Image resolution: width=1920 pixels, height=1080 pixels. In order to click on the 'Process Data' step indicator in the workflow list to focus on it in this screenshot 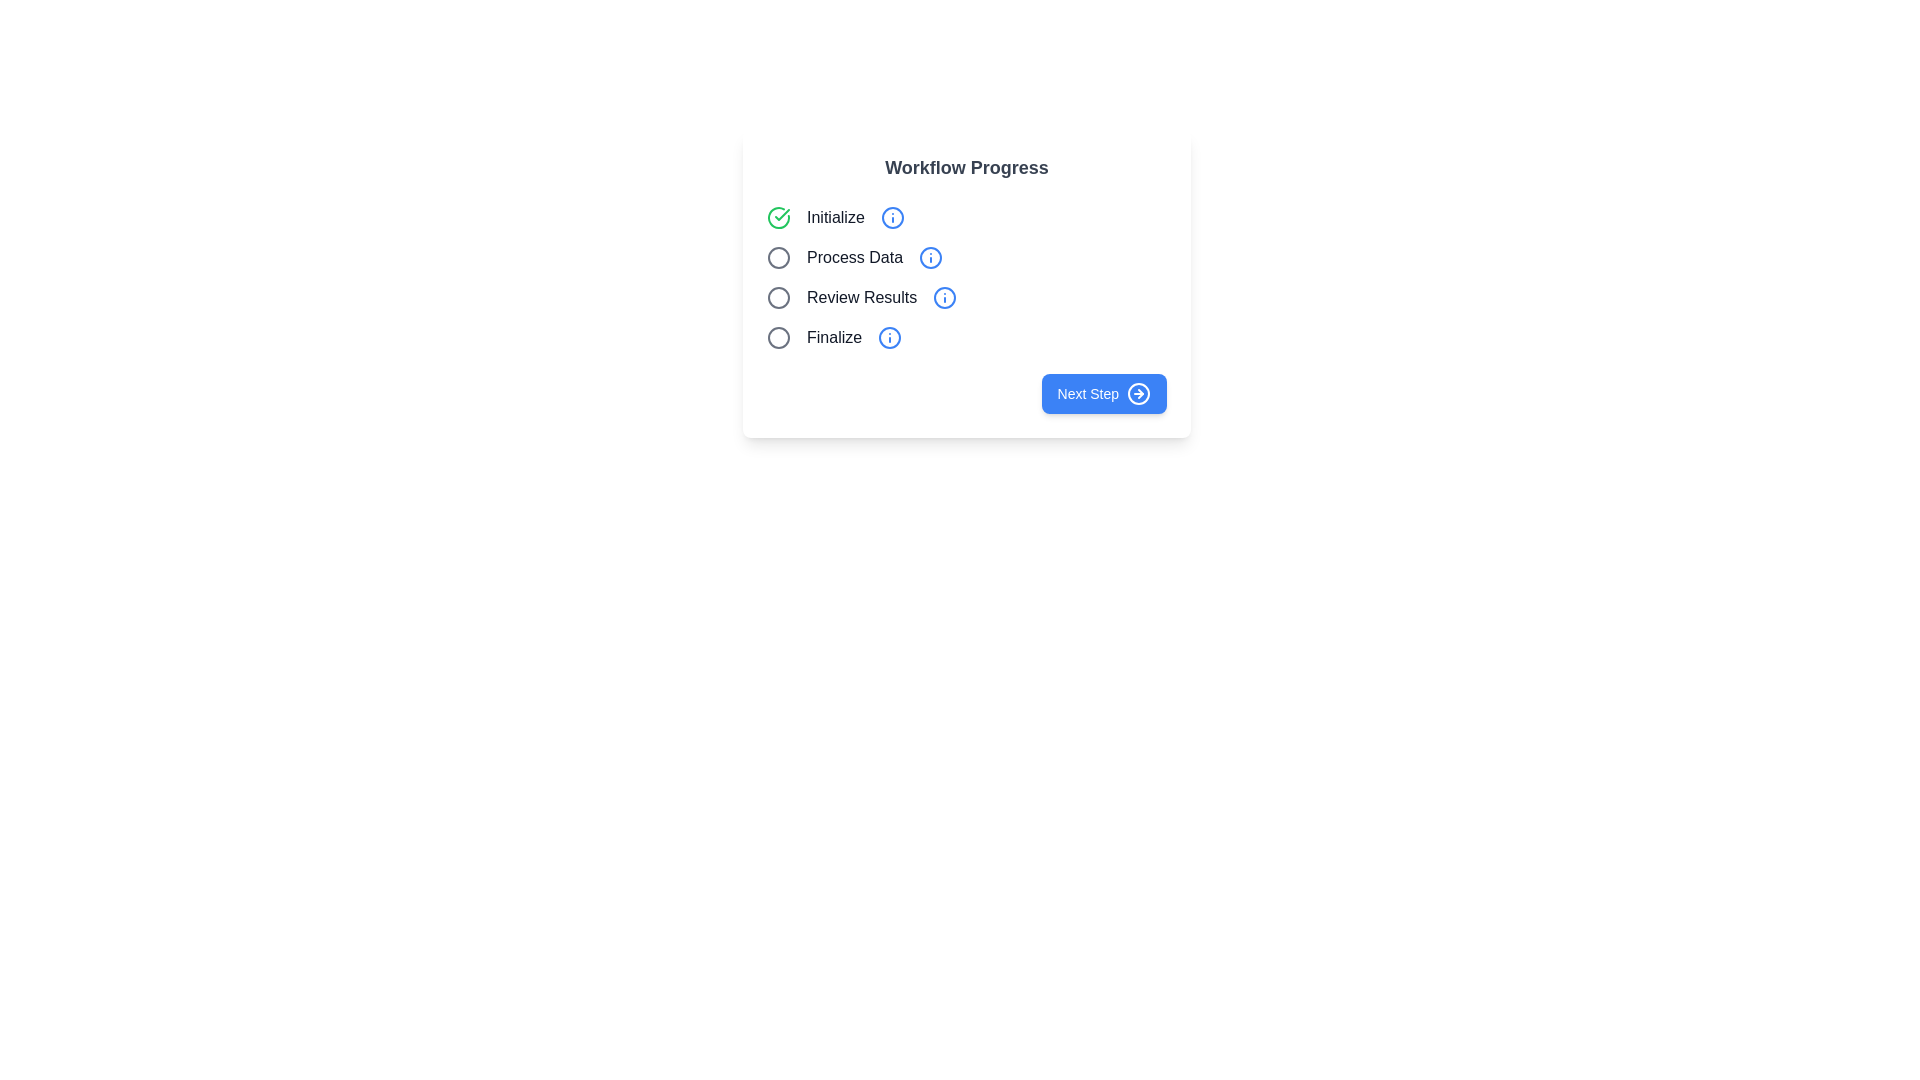, I will do `click(966, 257)`.